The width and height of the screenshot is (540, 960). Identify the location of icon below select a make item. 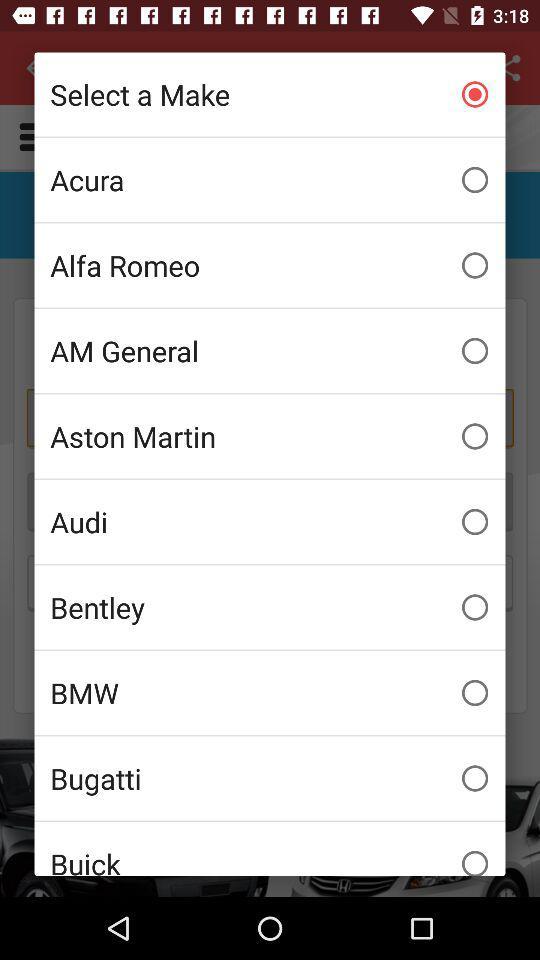
(270, 179).